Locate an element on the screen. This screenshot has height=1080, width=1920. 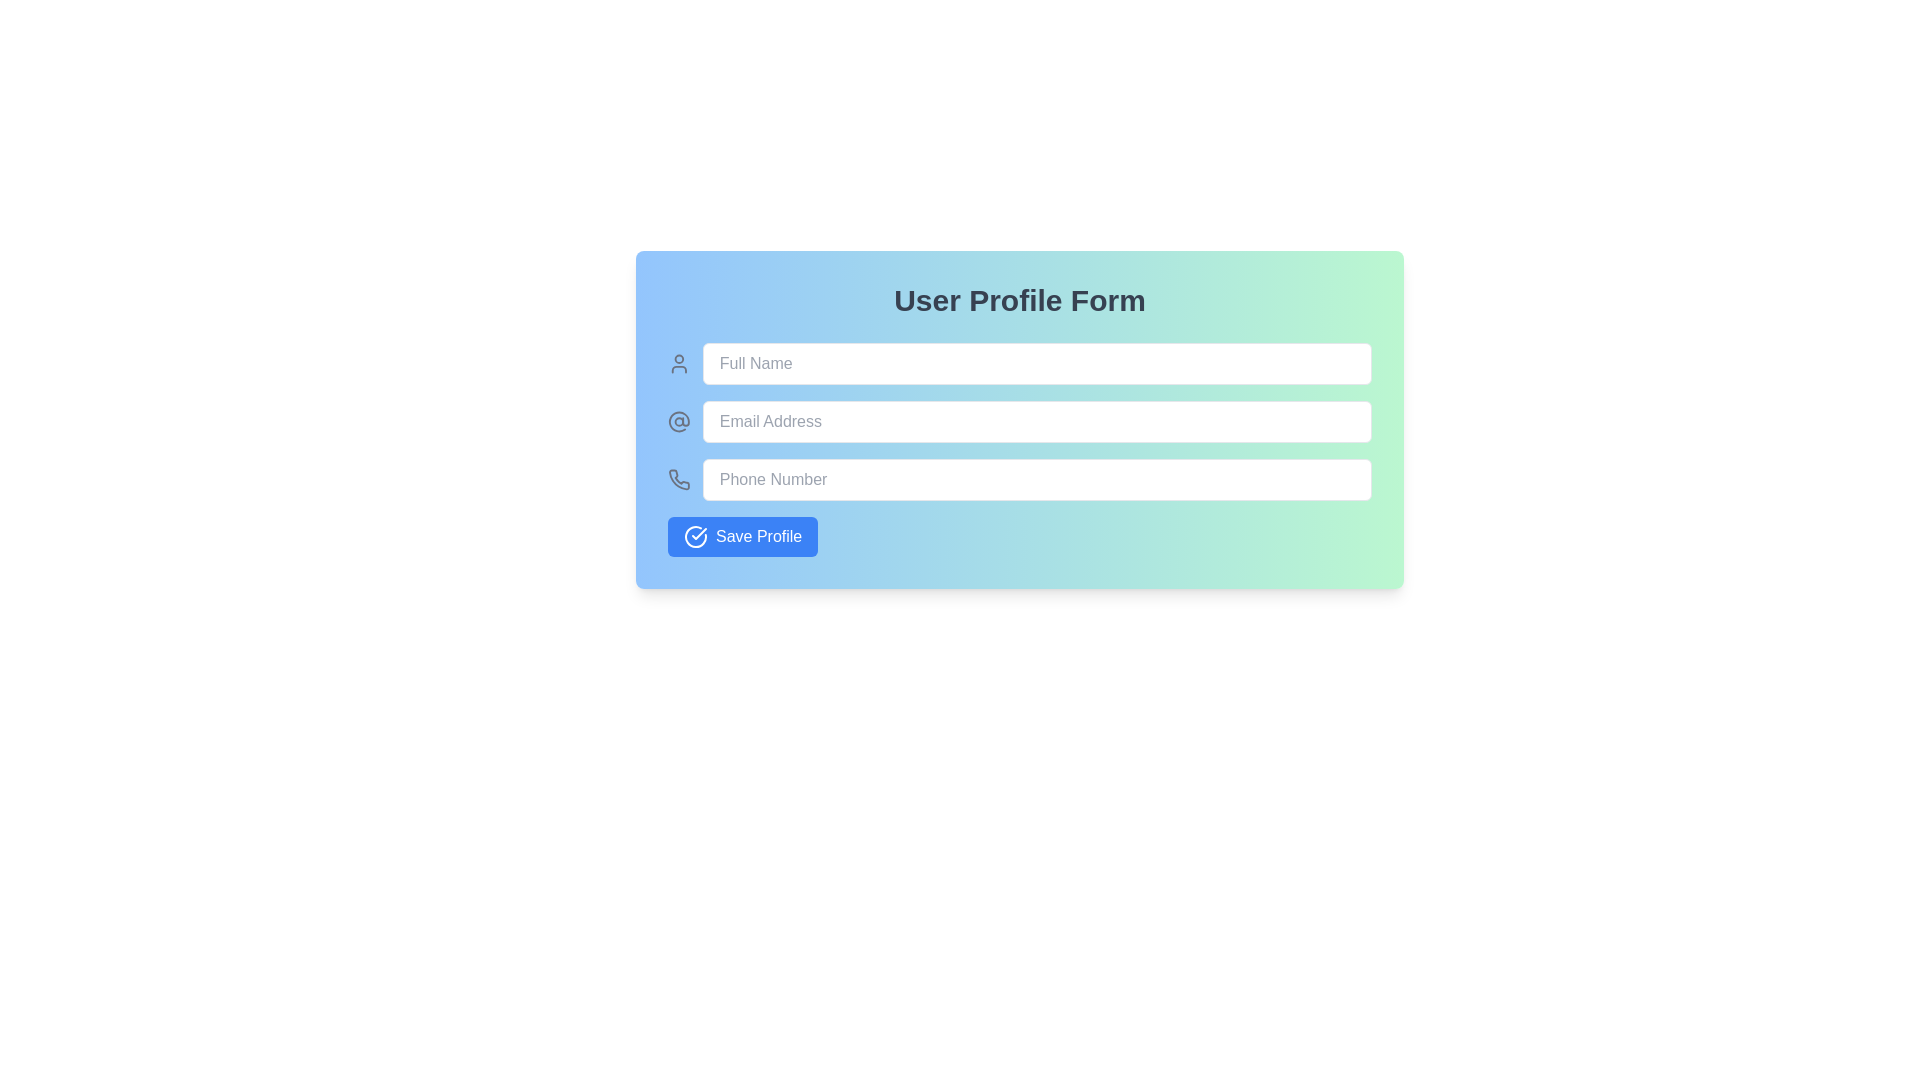
the decorative email icon located to the left of the 'Email Address' input field is located at coordinates (679, 420).